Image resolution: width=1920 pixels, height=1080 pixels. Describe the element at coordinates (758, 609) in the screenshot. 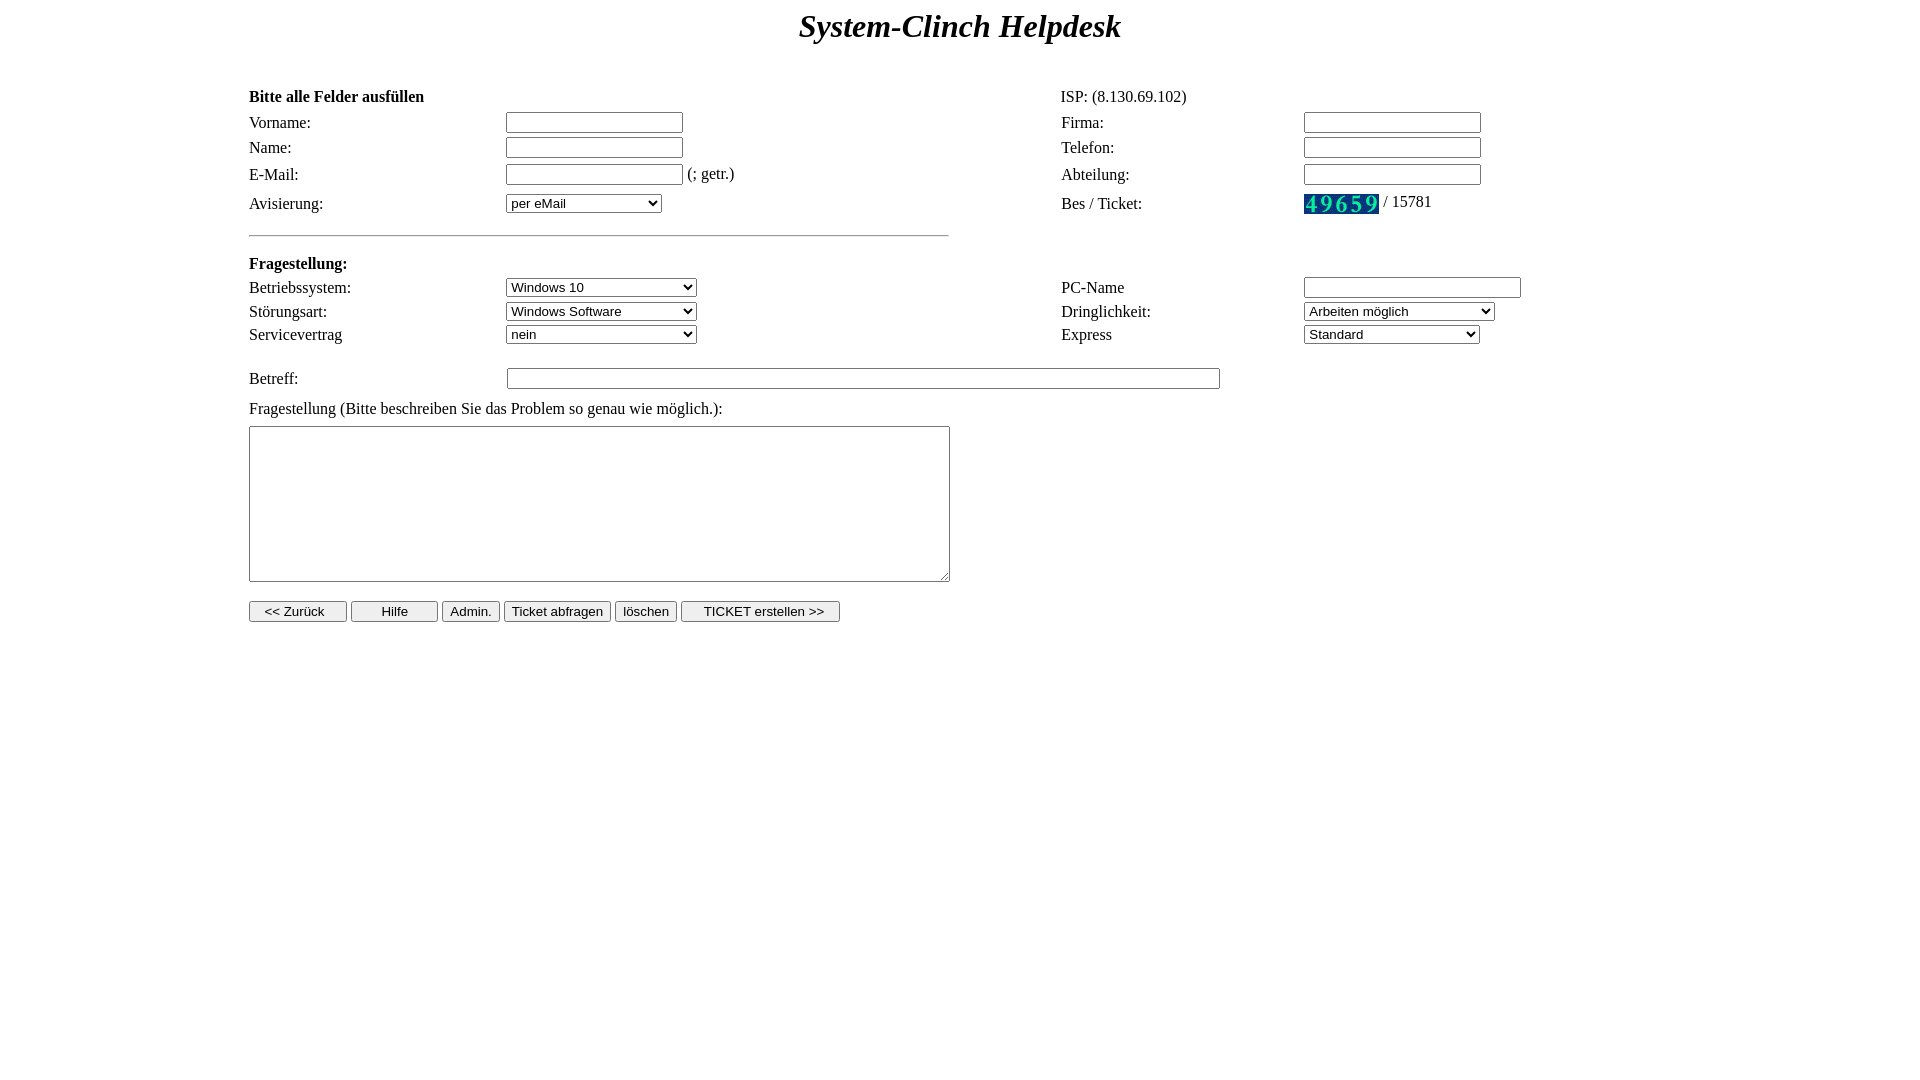

I see `'    TICKET erstellen >>  '` at that location.